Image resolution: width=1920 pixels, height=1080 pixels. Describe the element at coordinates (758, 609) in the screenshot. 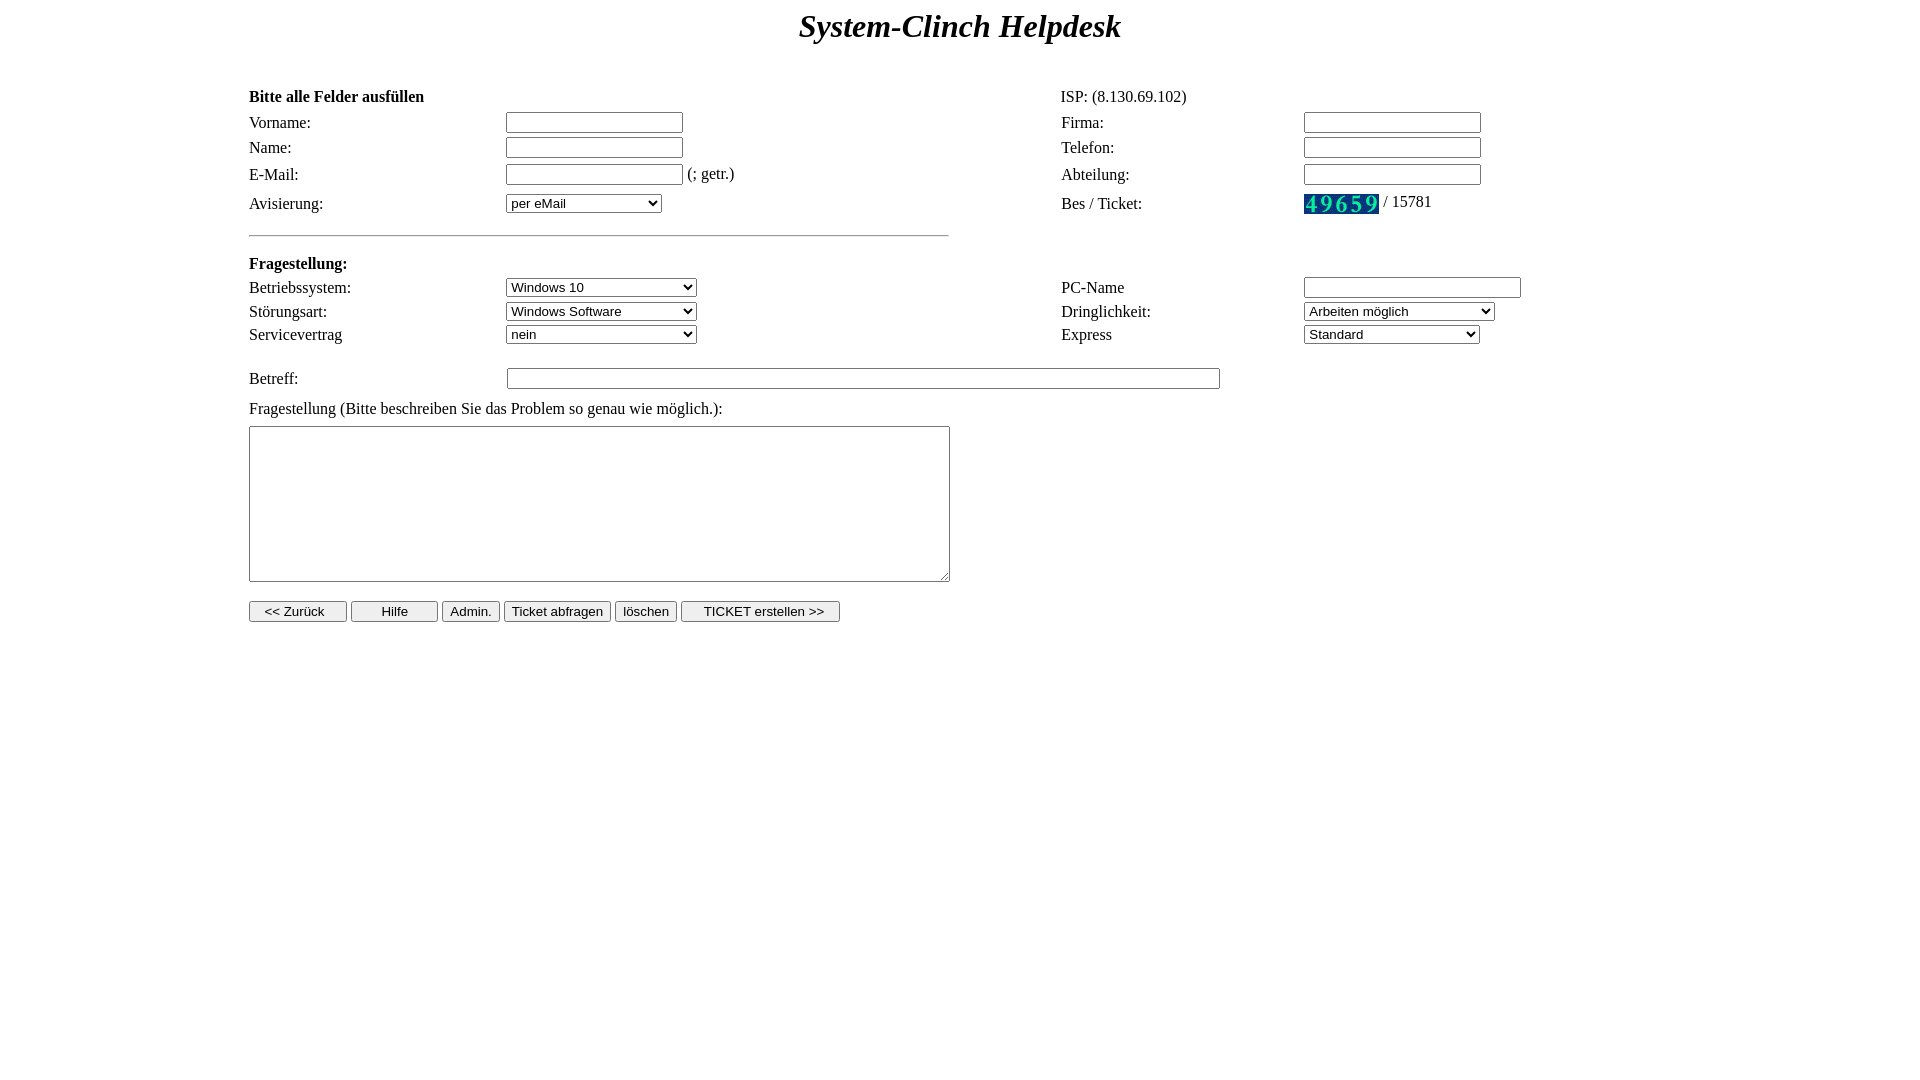

I see `'    TICKET erstellen >>  '` at that location.